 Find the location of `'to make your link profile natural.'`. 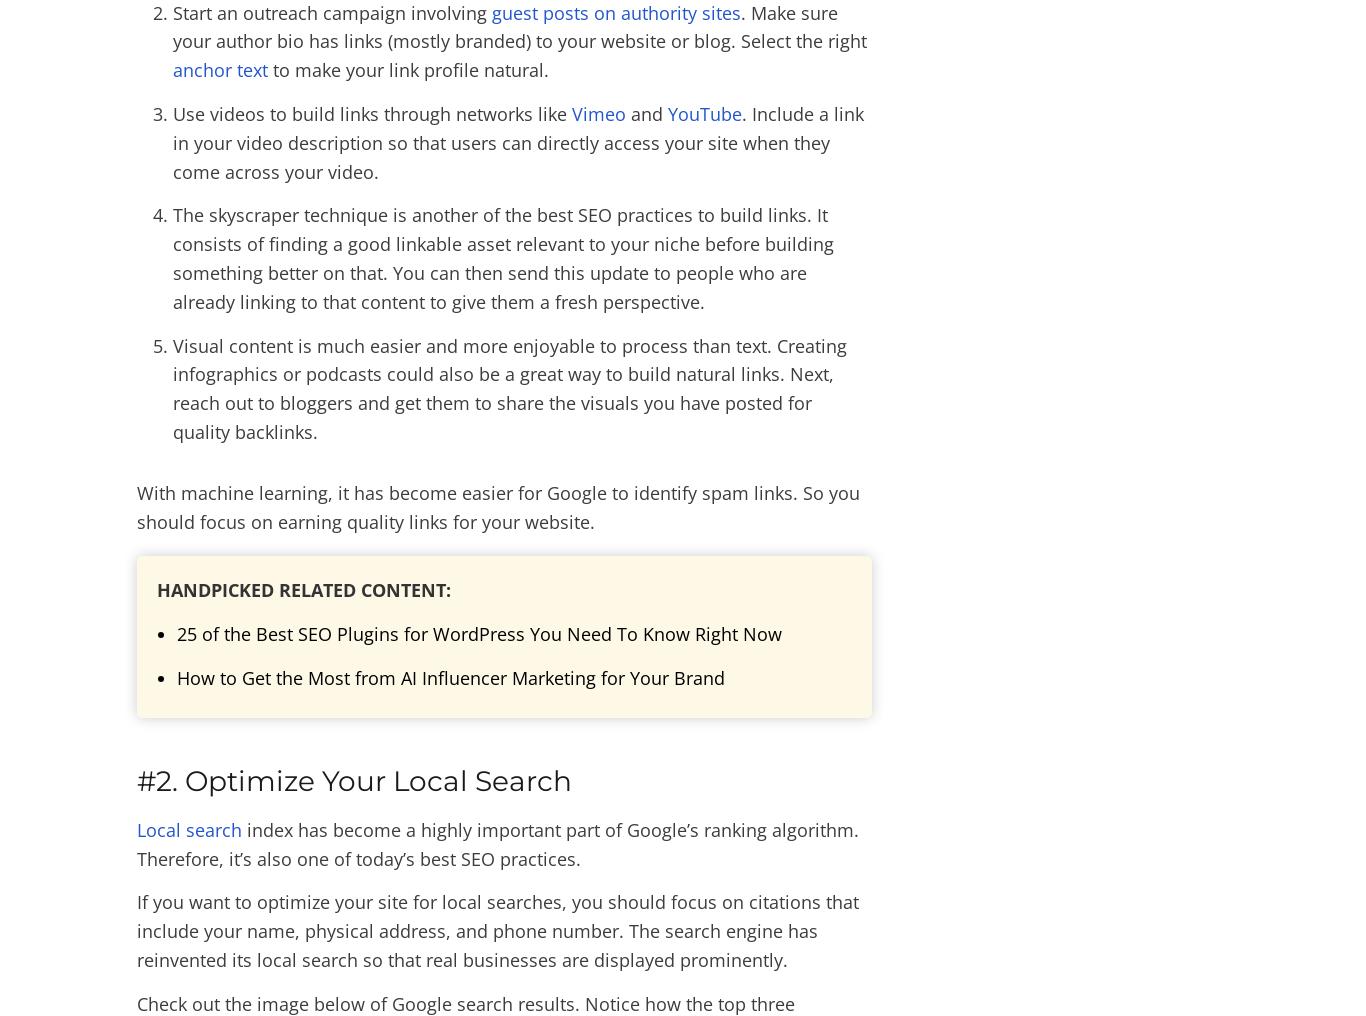

'to make your link profile natural.' is located at coordinates (407, 70).